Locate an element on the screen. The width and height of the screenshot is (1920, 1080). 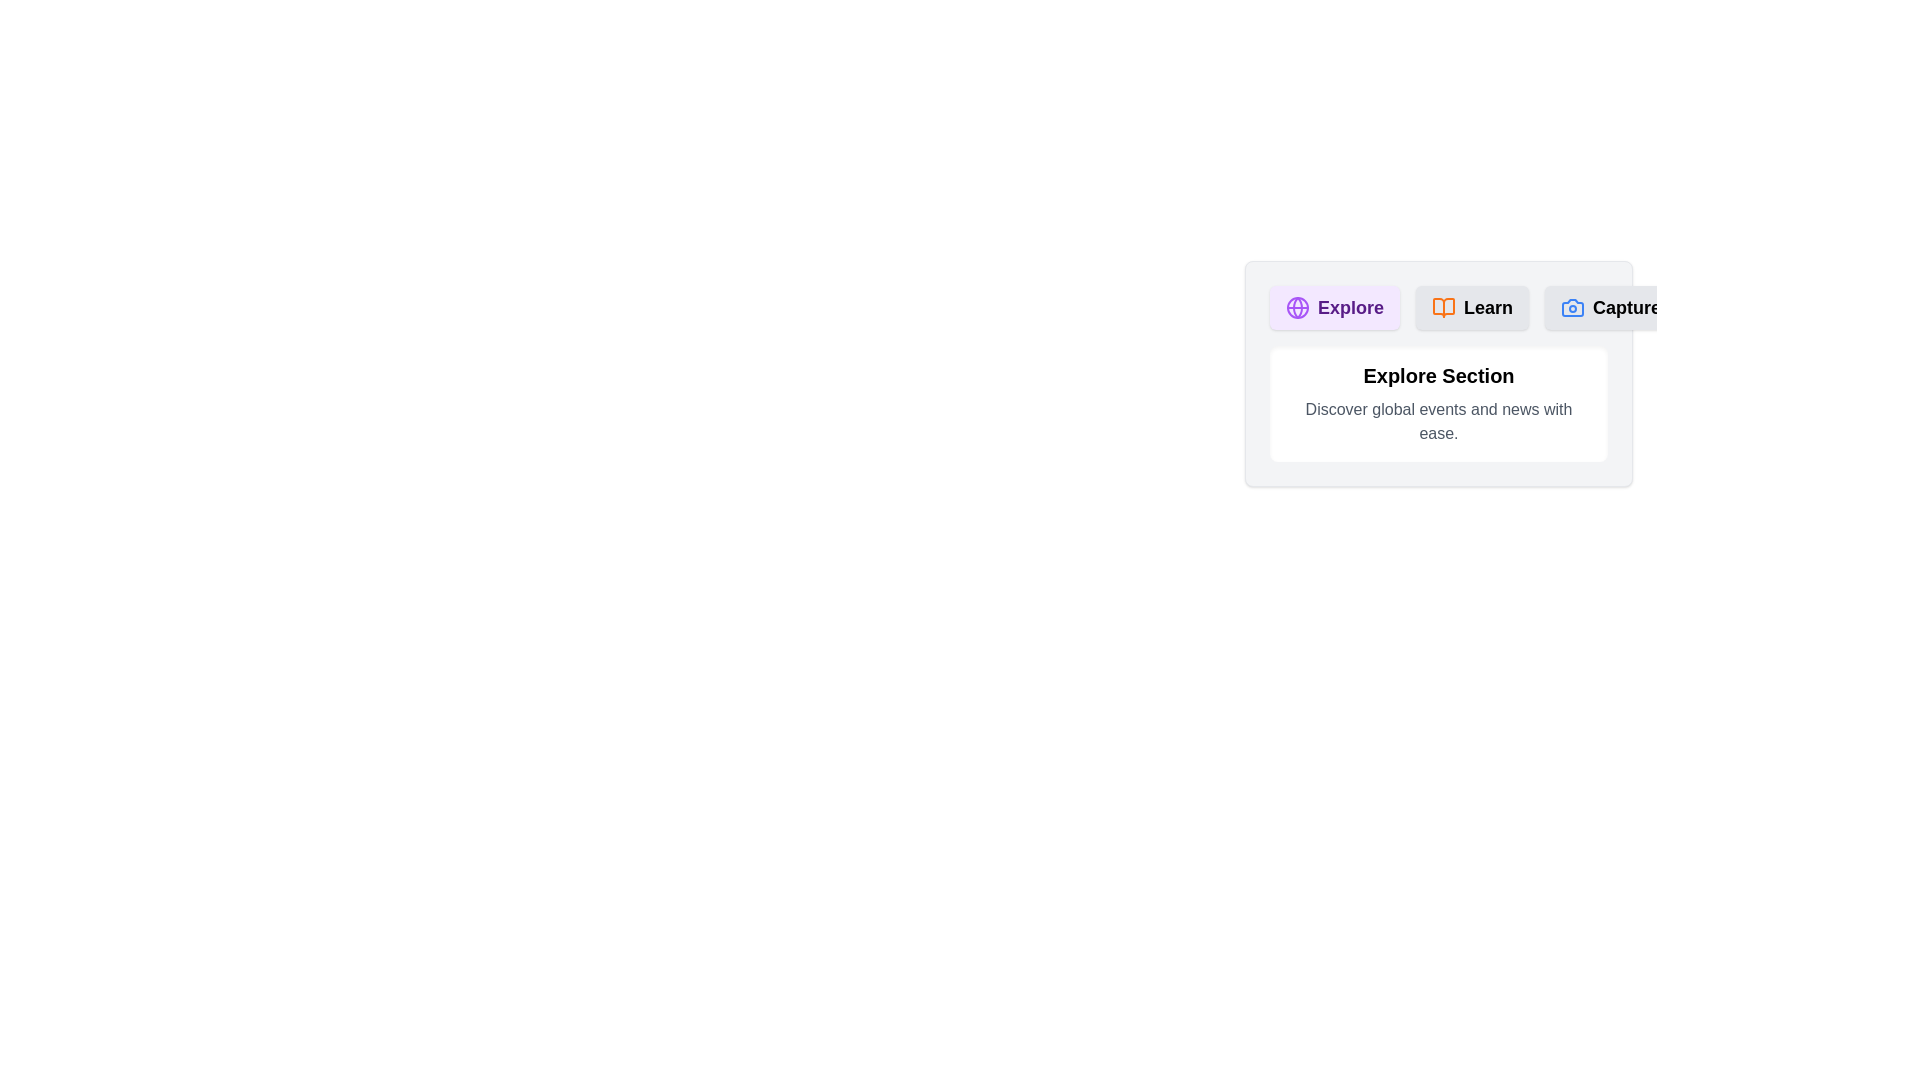
the tab labeled Learn to activate it is located at coordinates (1472, 308).